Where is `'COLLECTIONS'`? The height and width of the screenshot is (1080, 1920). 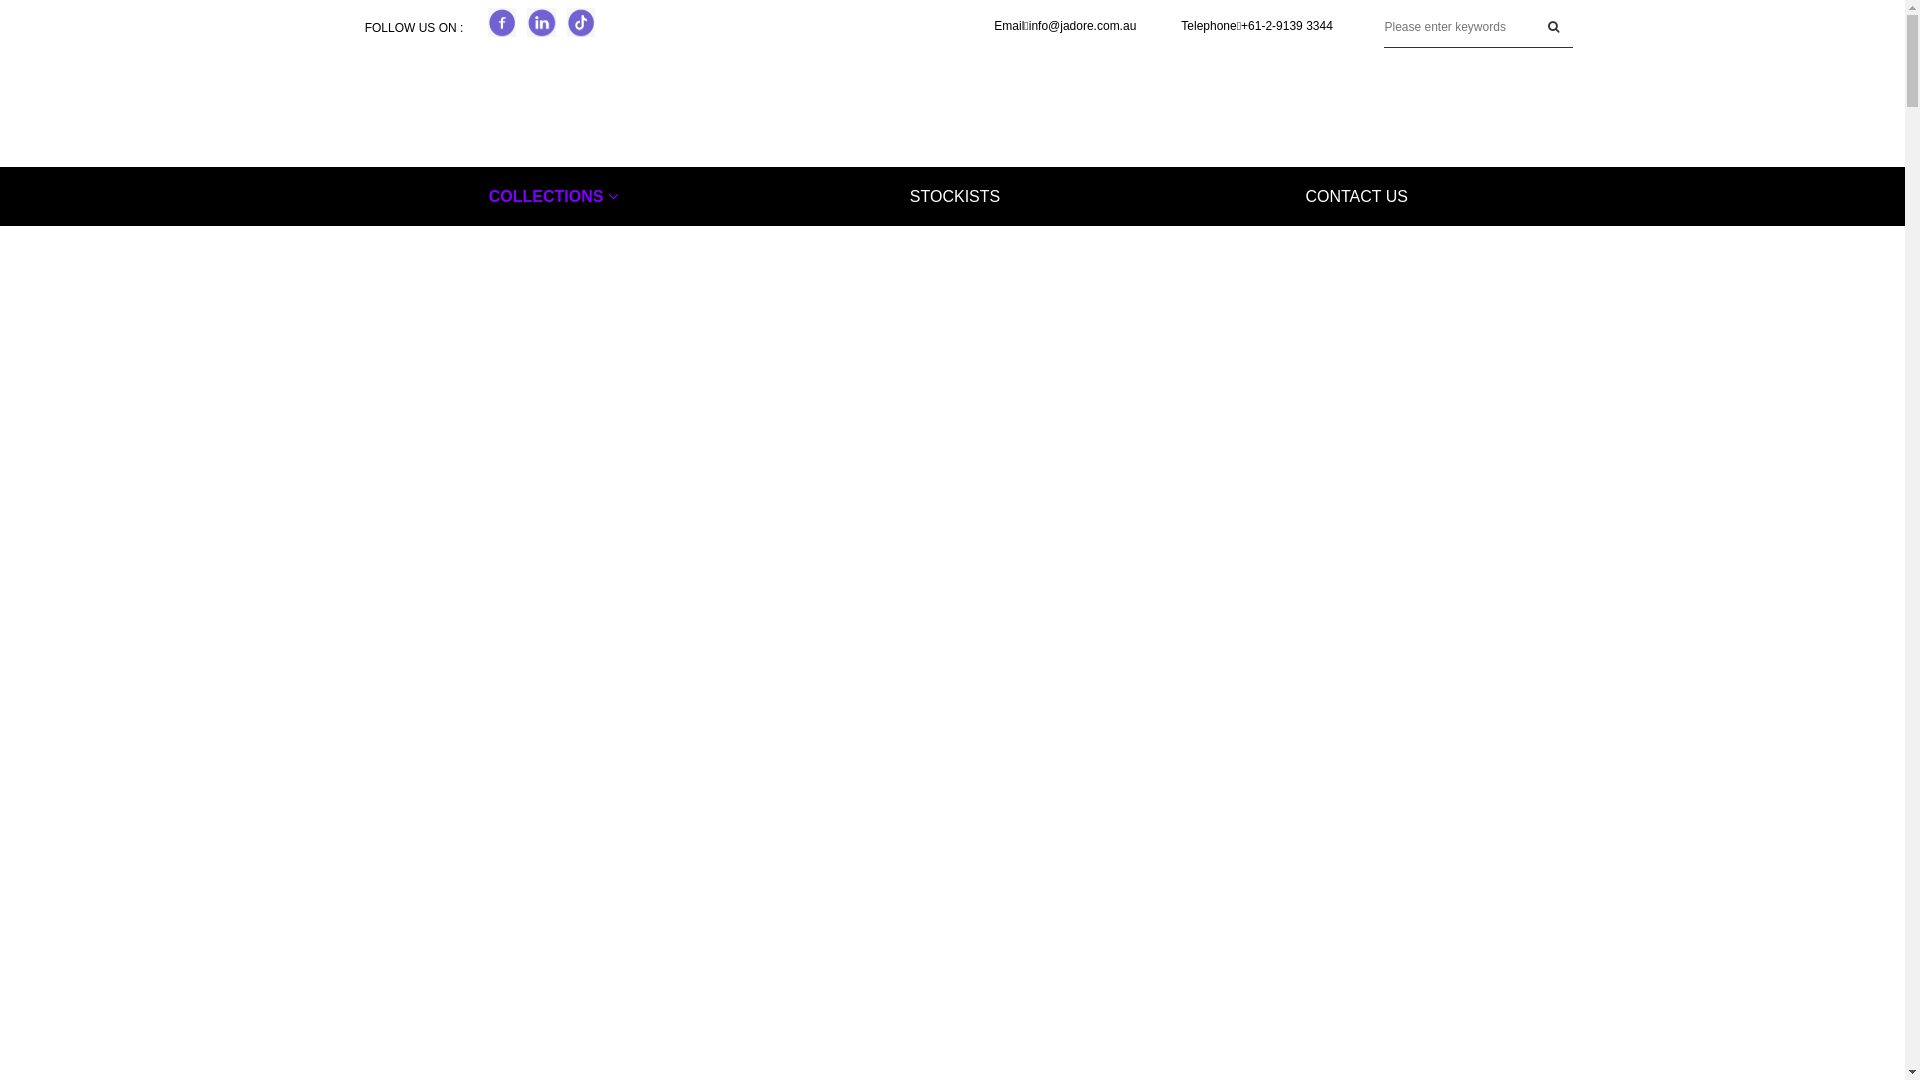 'COLLECTIONS' is located at coordinates (552, 196).